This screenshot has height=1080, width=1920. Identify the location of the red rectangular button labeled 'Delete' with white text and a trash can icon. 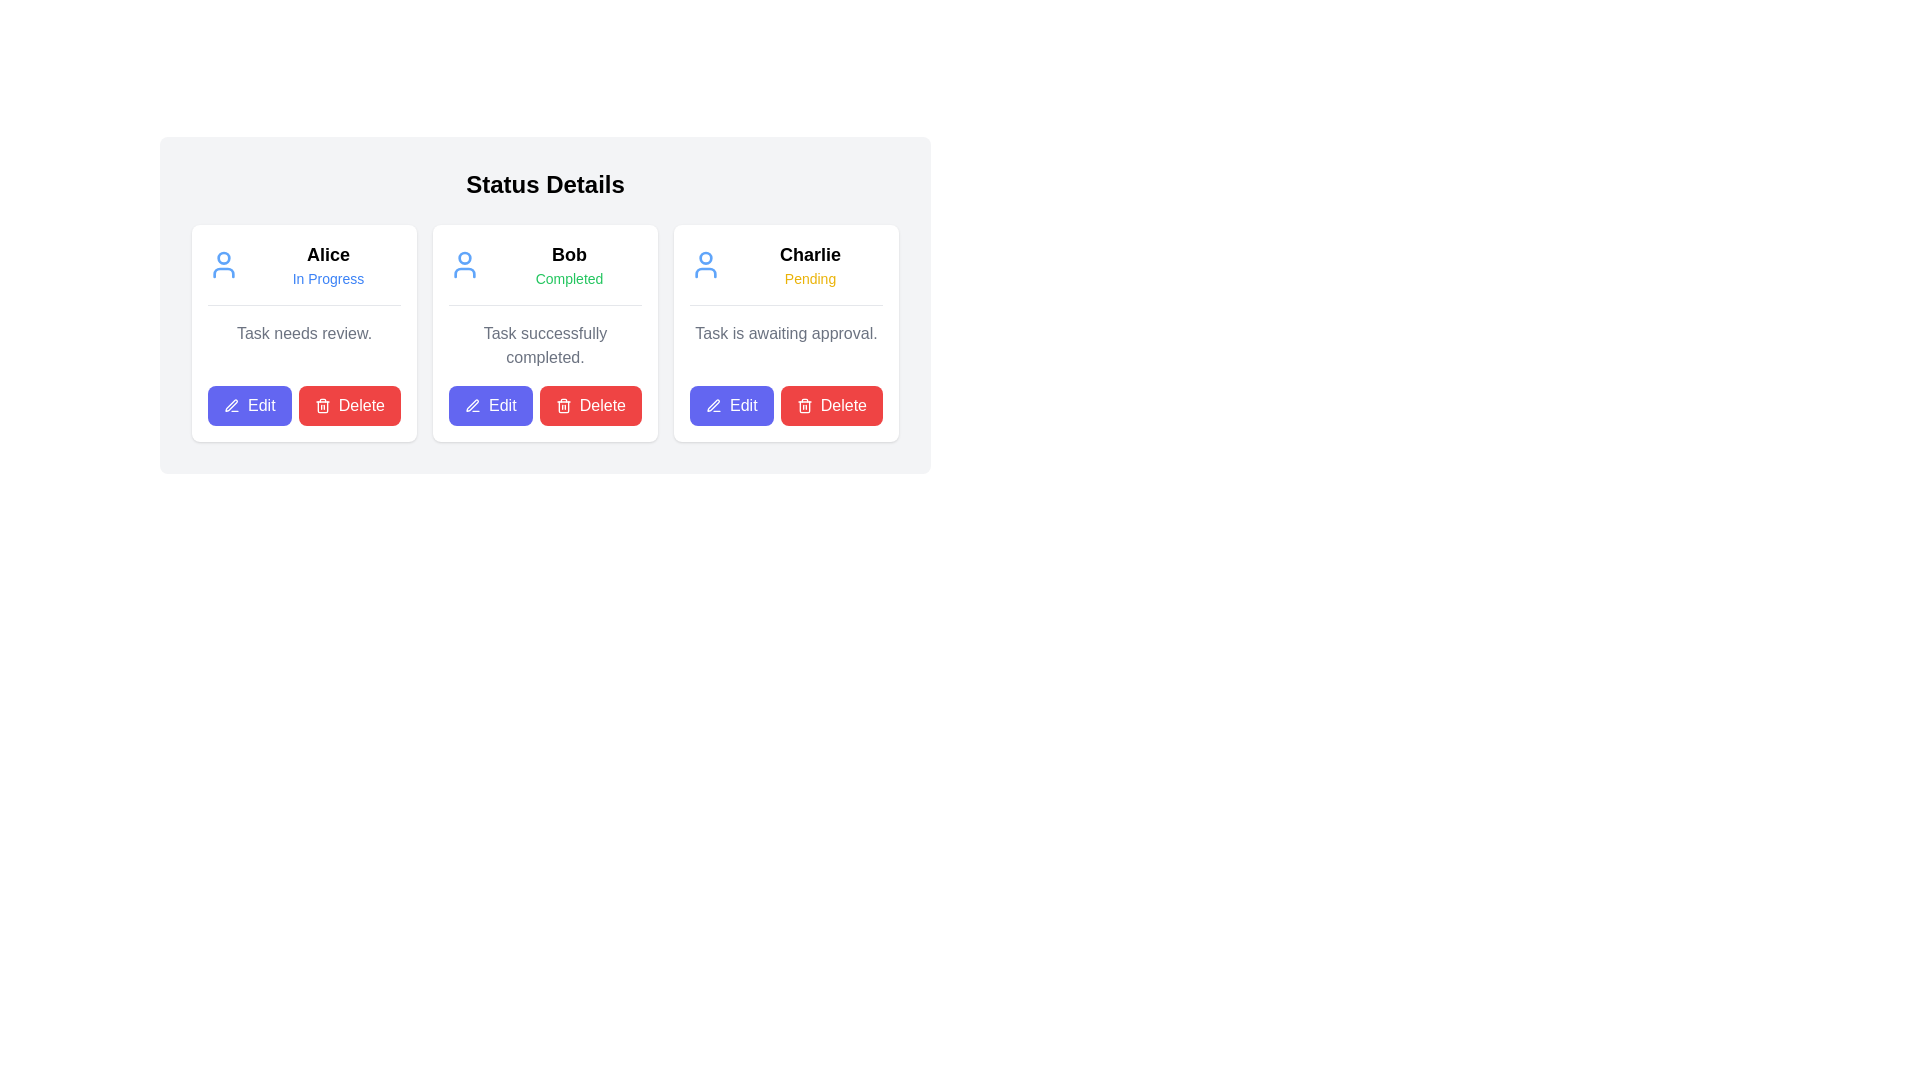
(303, 405).